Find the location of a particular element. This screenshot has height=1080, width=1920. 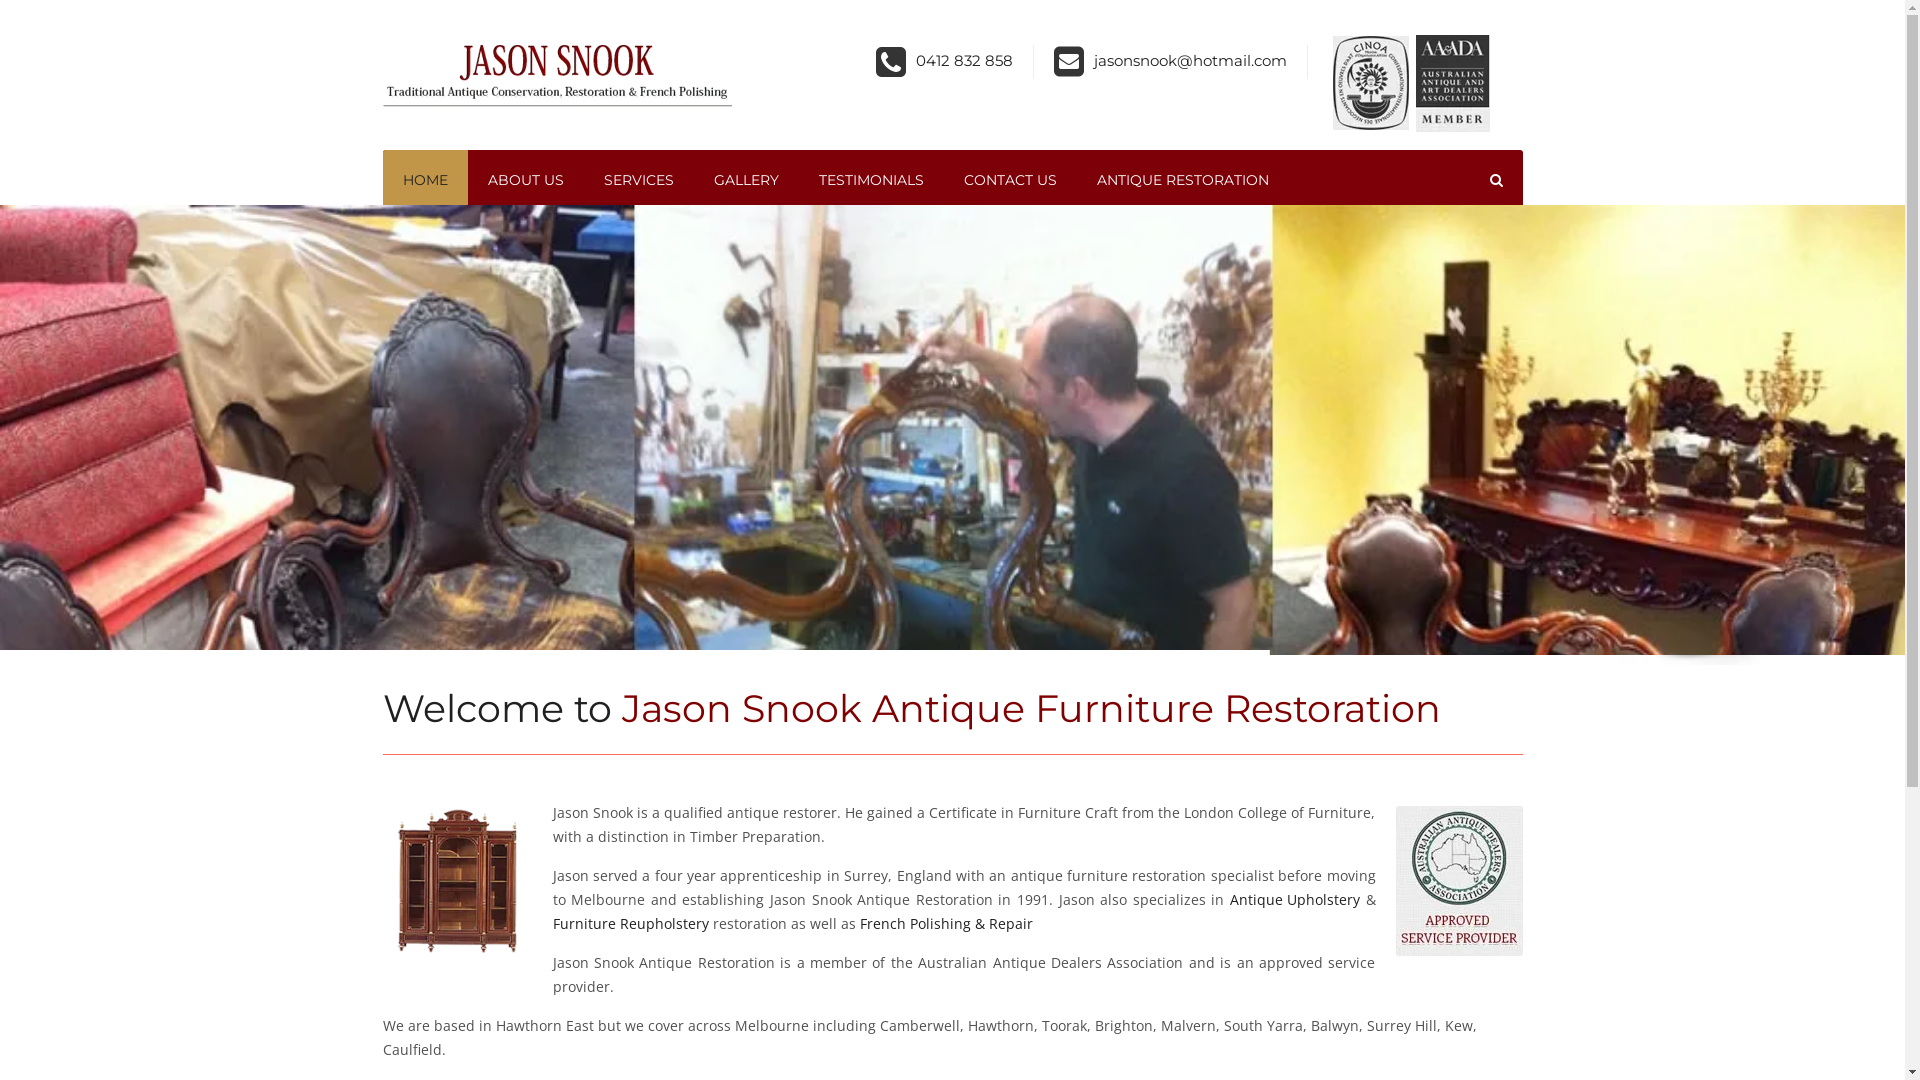

'HOME' is located at coordinates (423, 180).